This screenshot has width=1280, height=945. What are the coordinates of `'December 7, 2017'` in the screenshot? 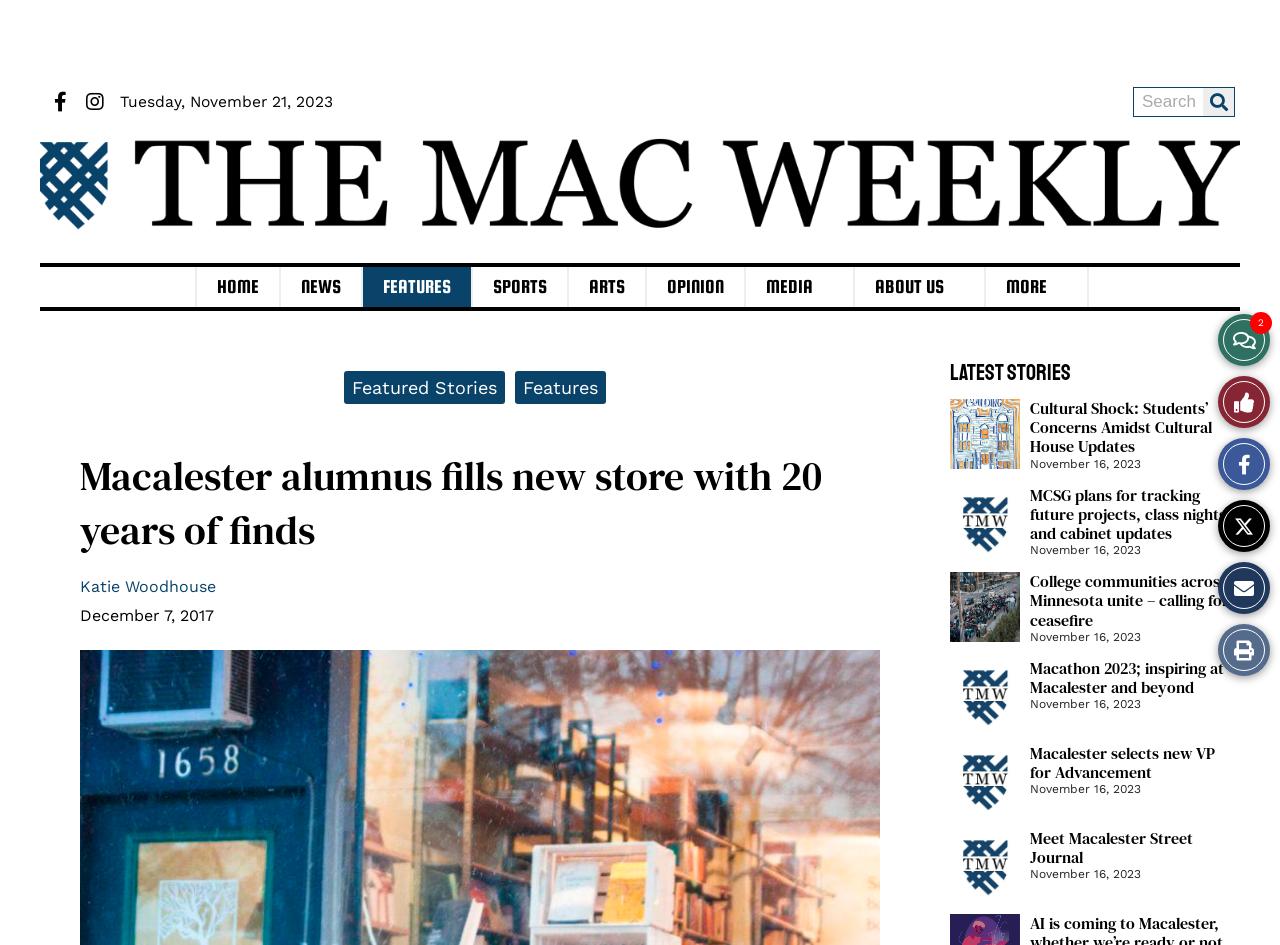 It's located at (145, 614).